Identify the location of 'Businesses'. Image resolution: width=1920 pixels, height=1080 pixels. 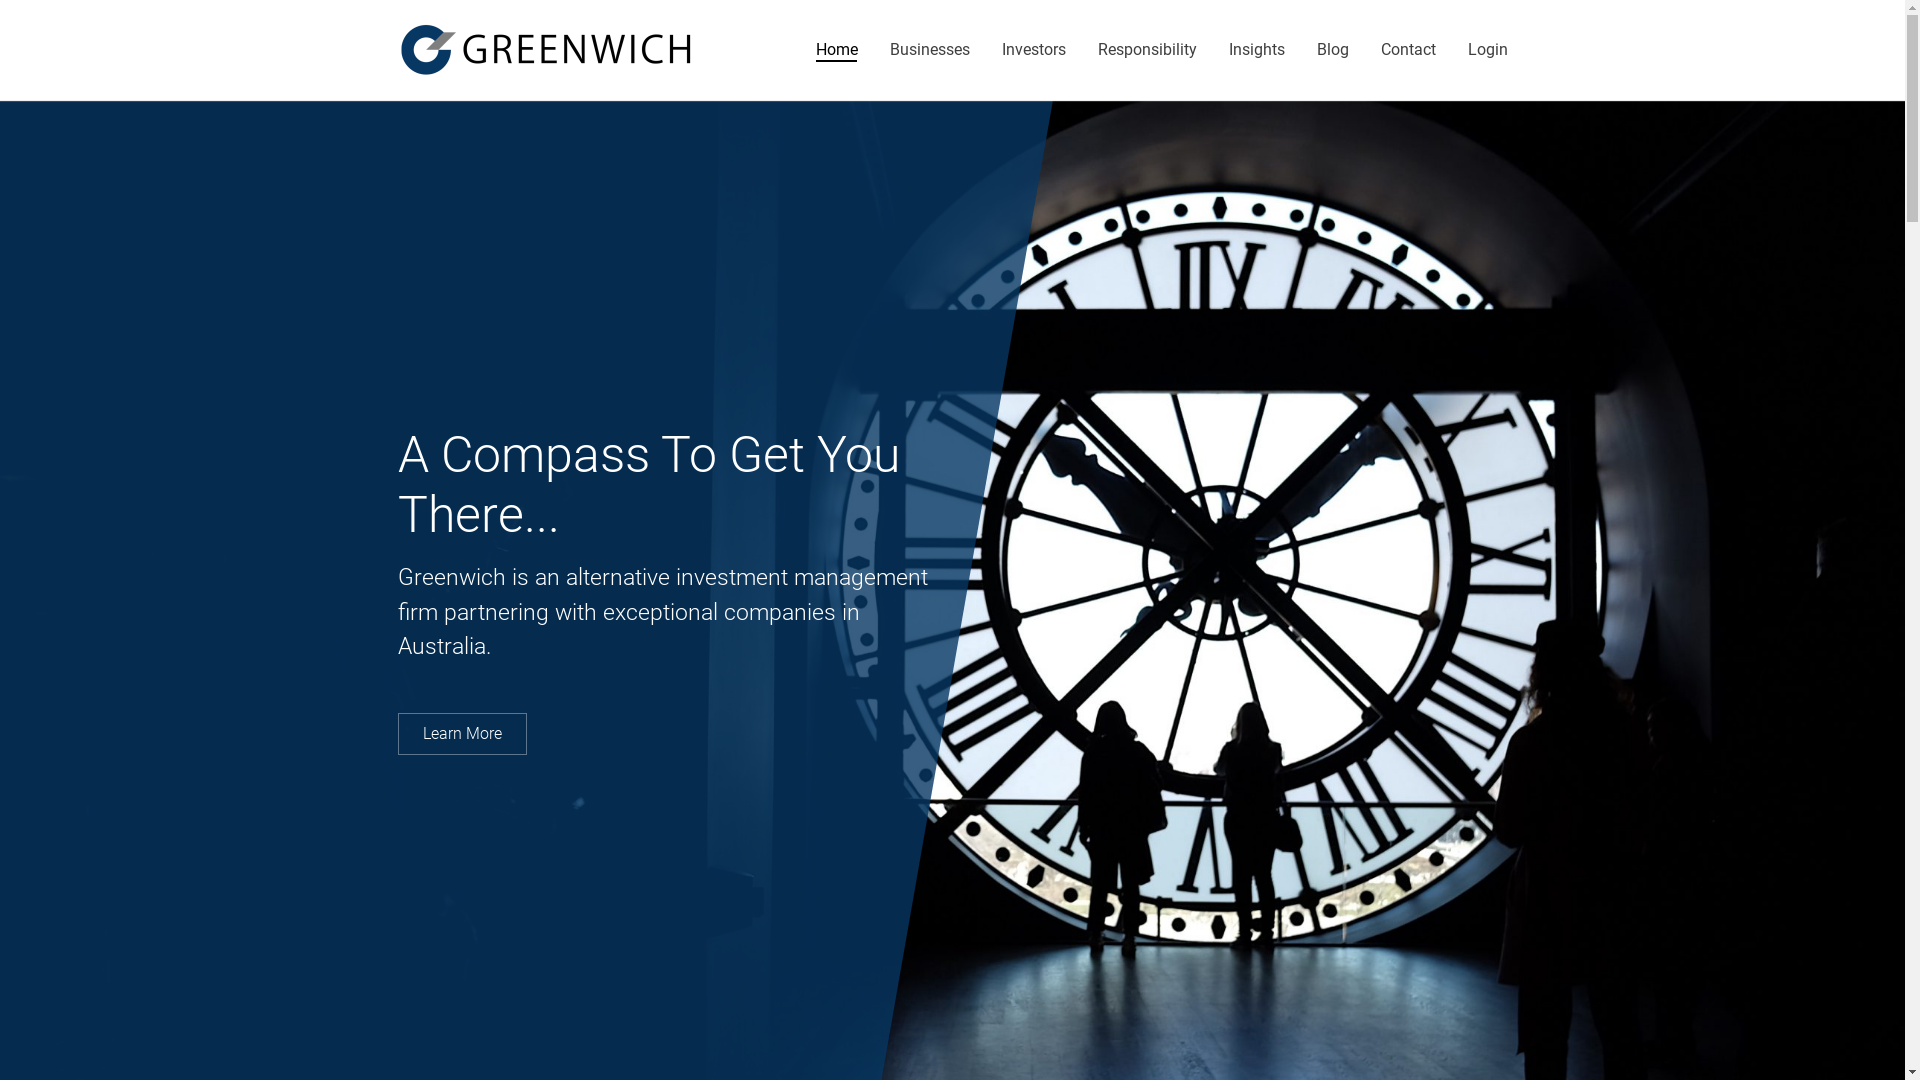
(929, 49).